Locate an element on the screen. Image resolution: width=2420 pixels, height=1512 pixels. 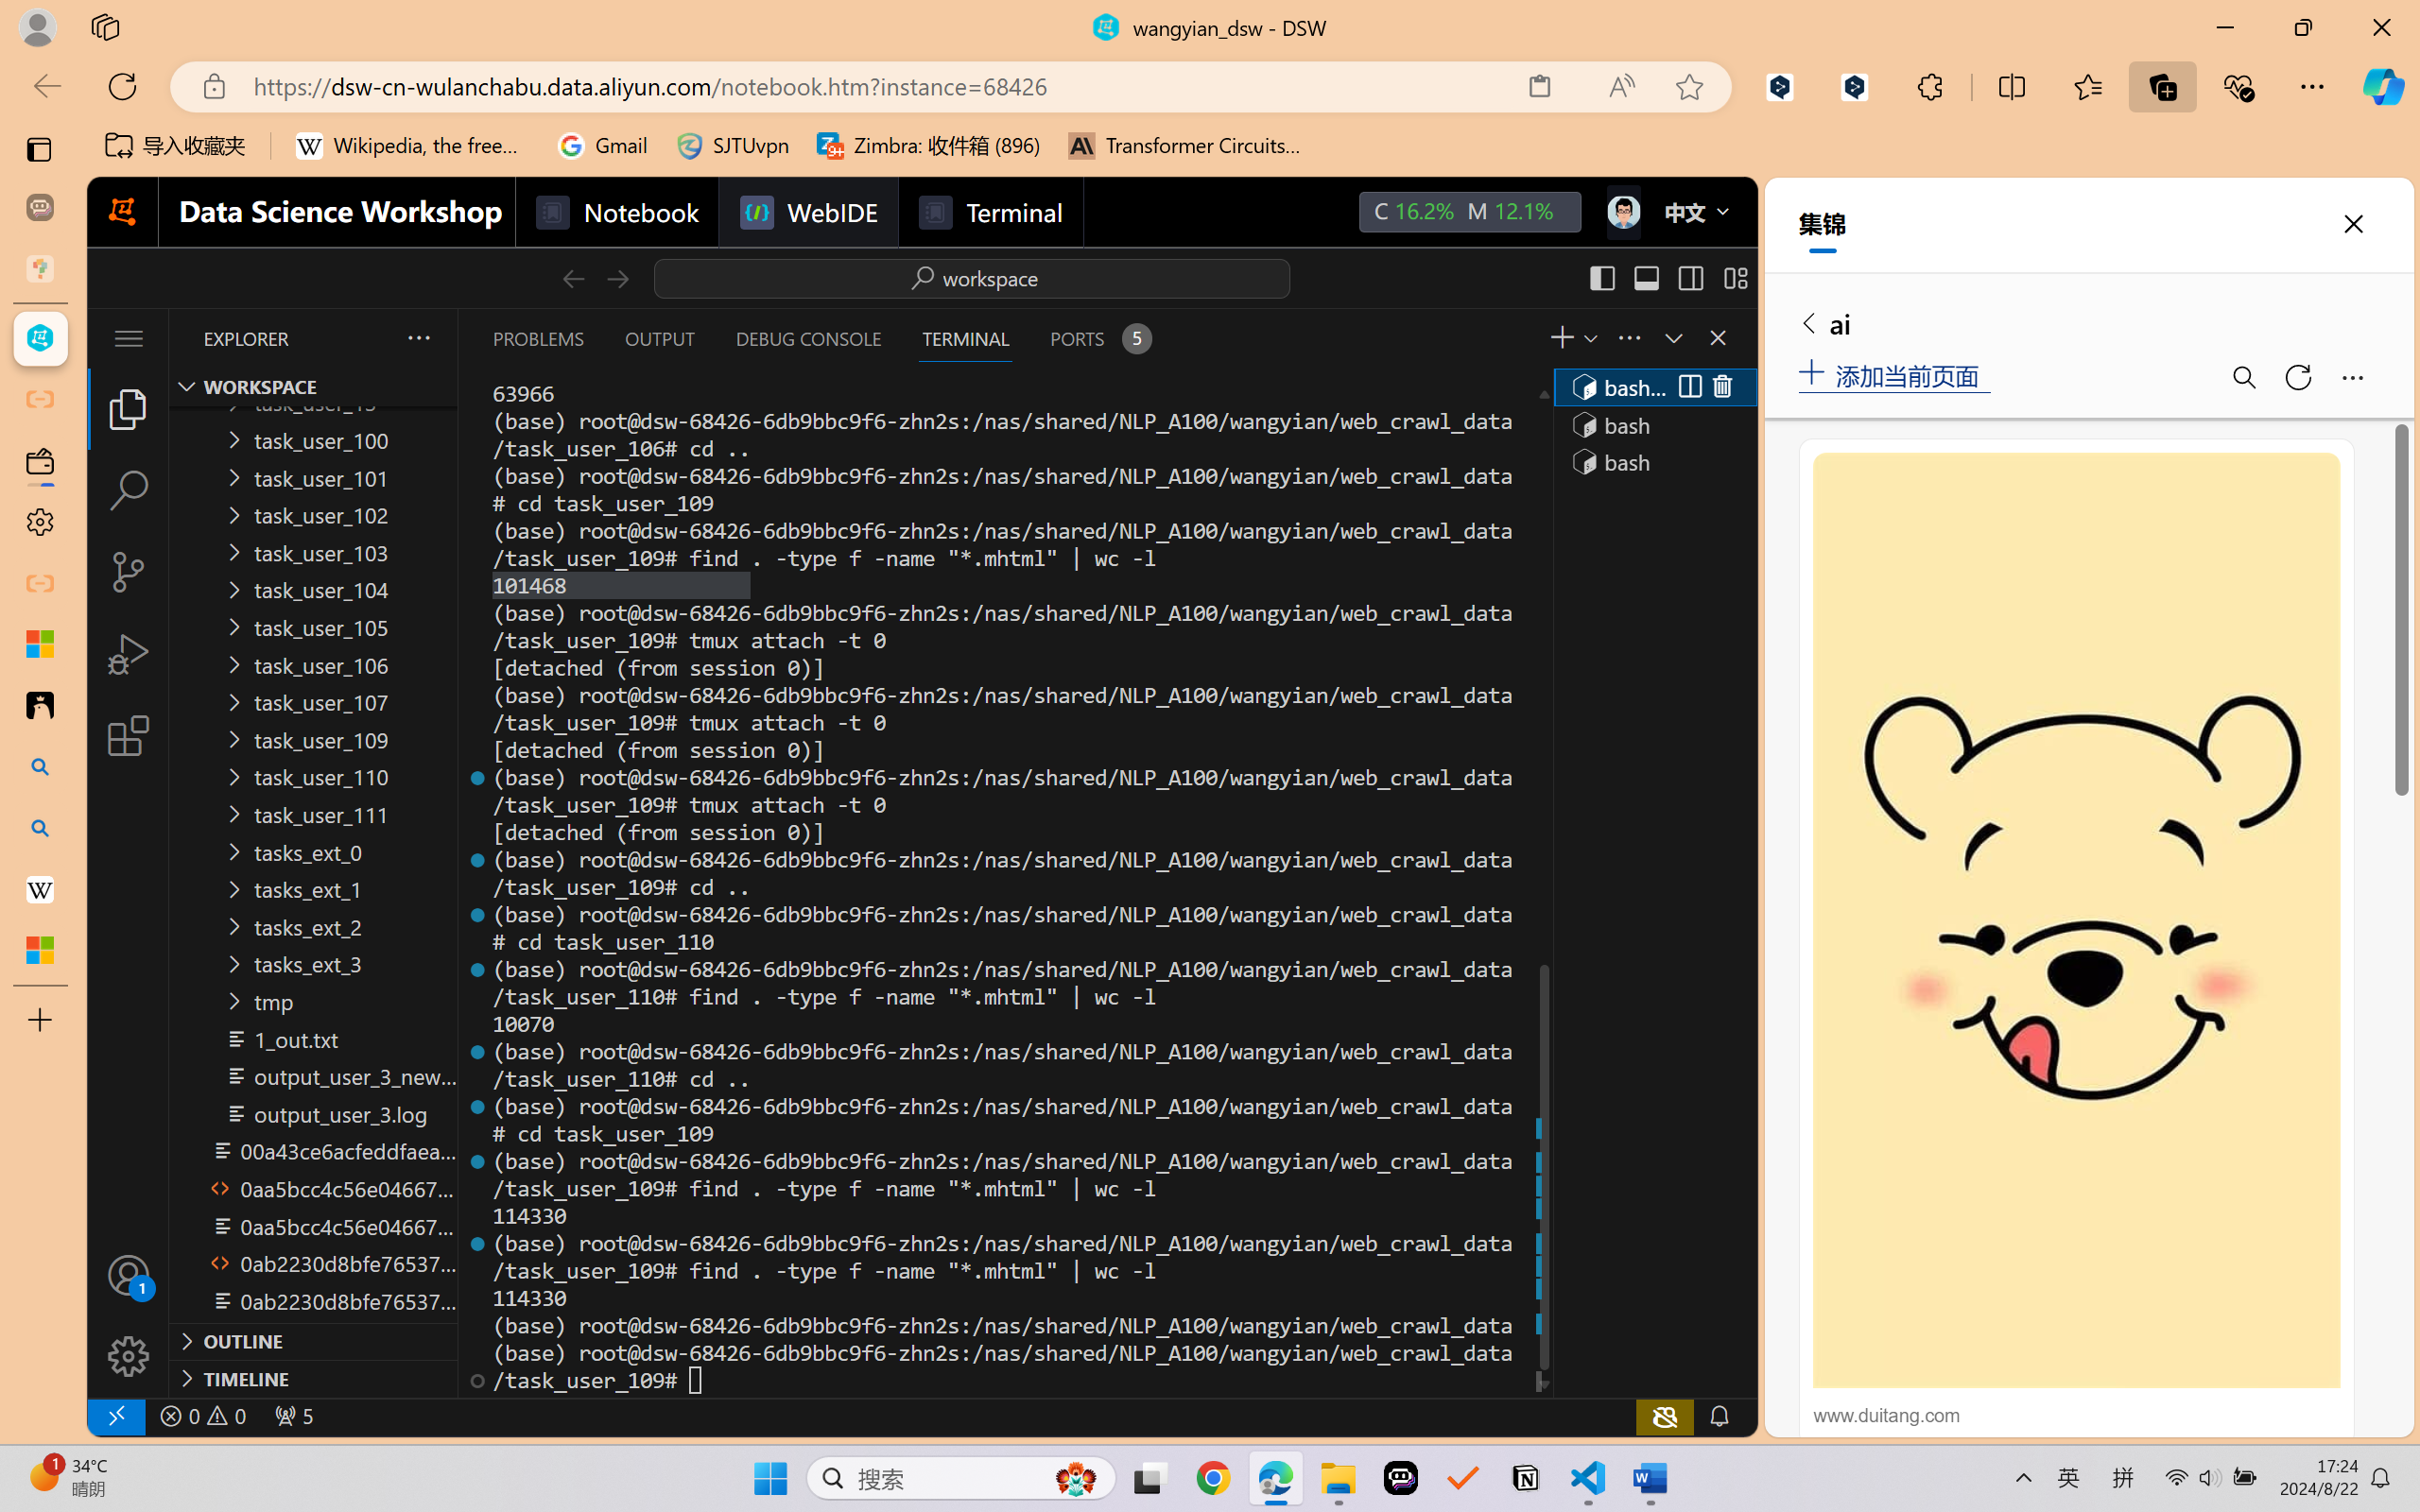
'Application Menu' is located at coordinates (127, 337).